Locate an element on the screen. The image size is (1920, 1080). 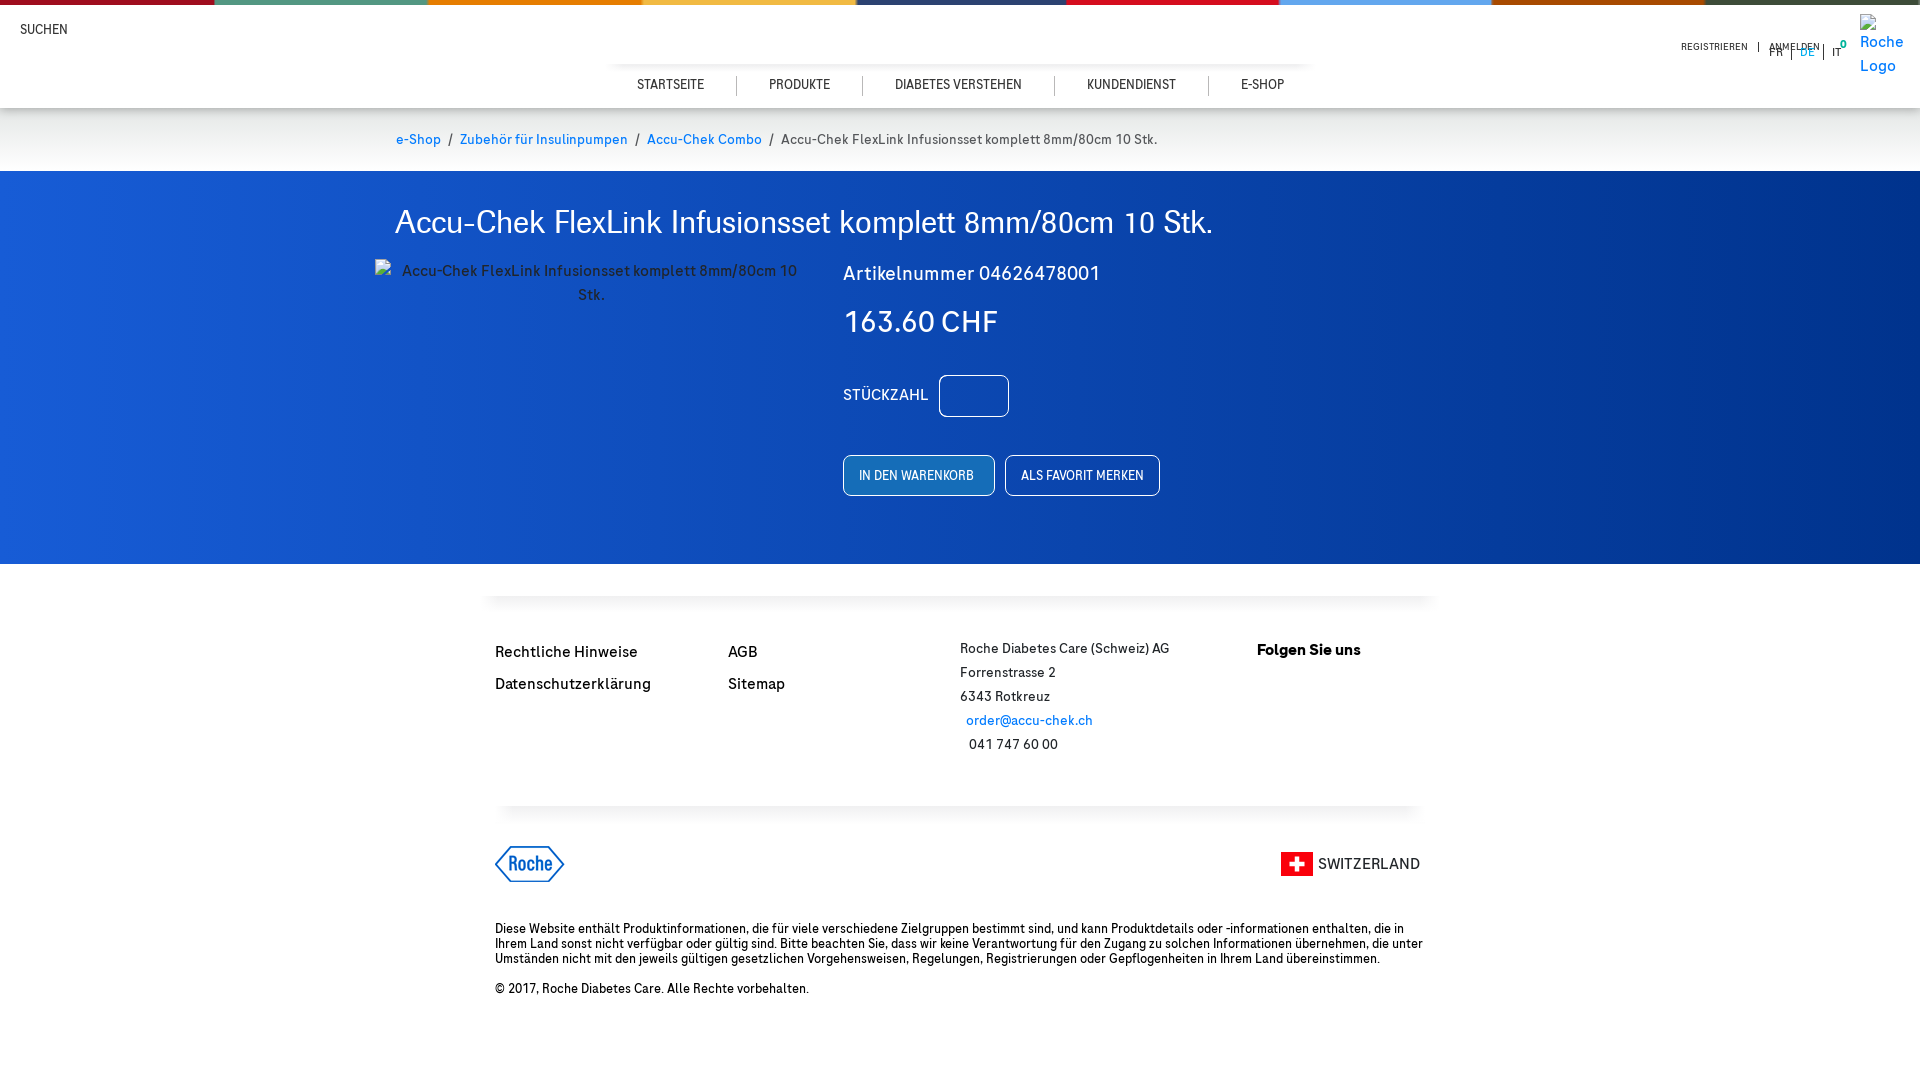
'ANMELDEN' is located at coordinates (1794, 45).